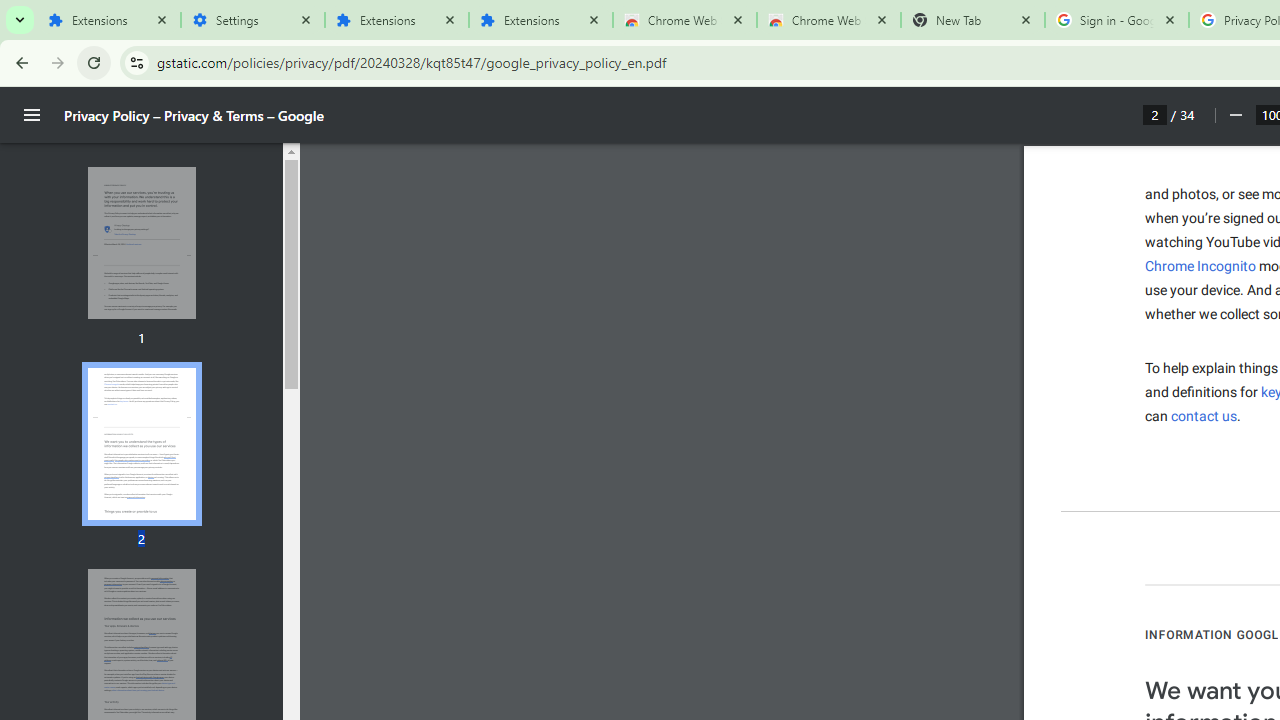 The image size is (1280, 720). I want to click on 'Page number', so click(1155, 114).